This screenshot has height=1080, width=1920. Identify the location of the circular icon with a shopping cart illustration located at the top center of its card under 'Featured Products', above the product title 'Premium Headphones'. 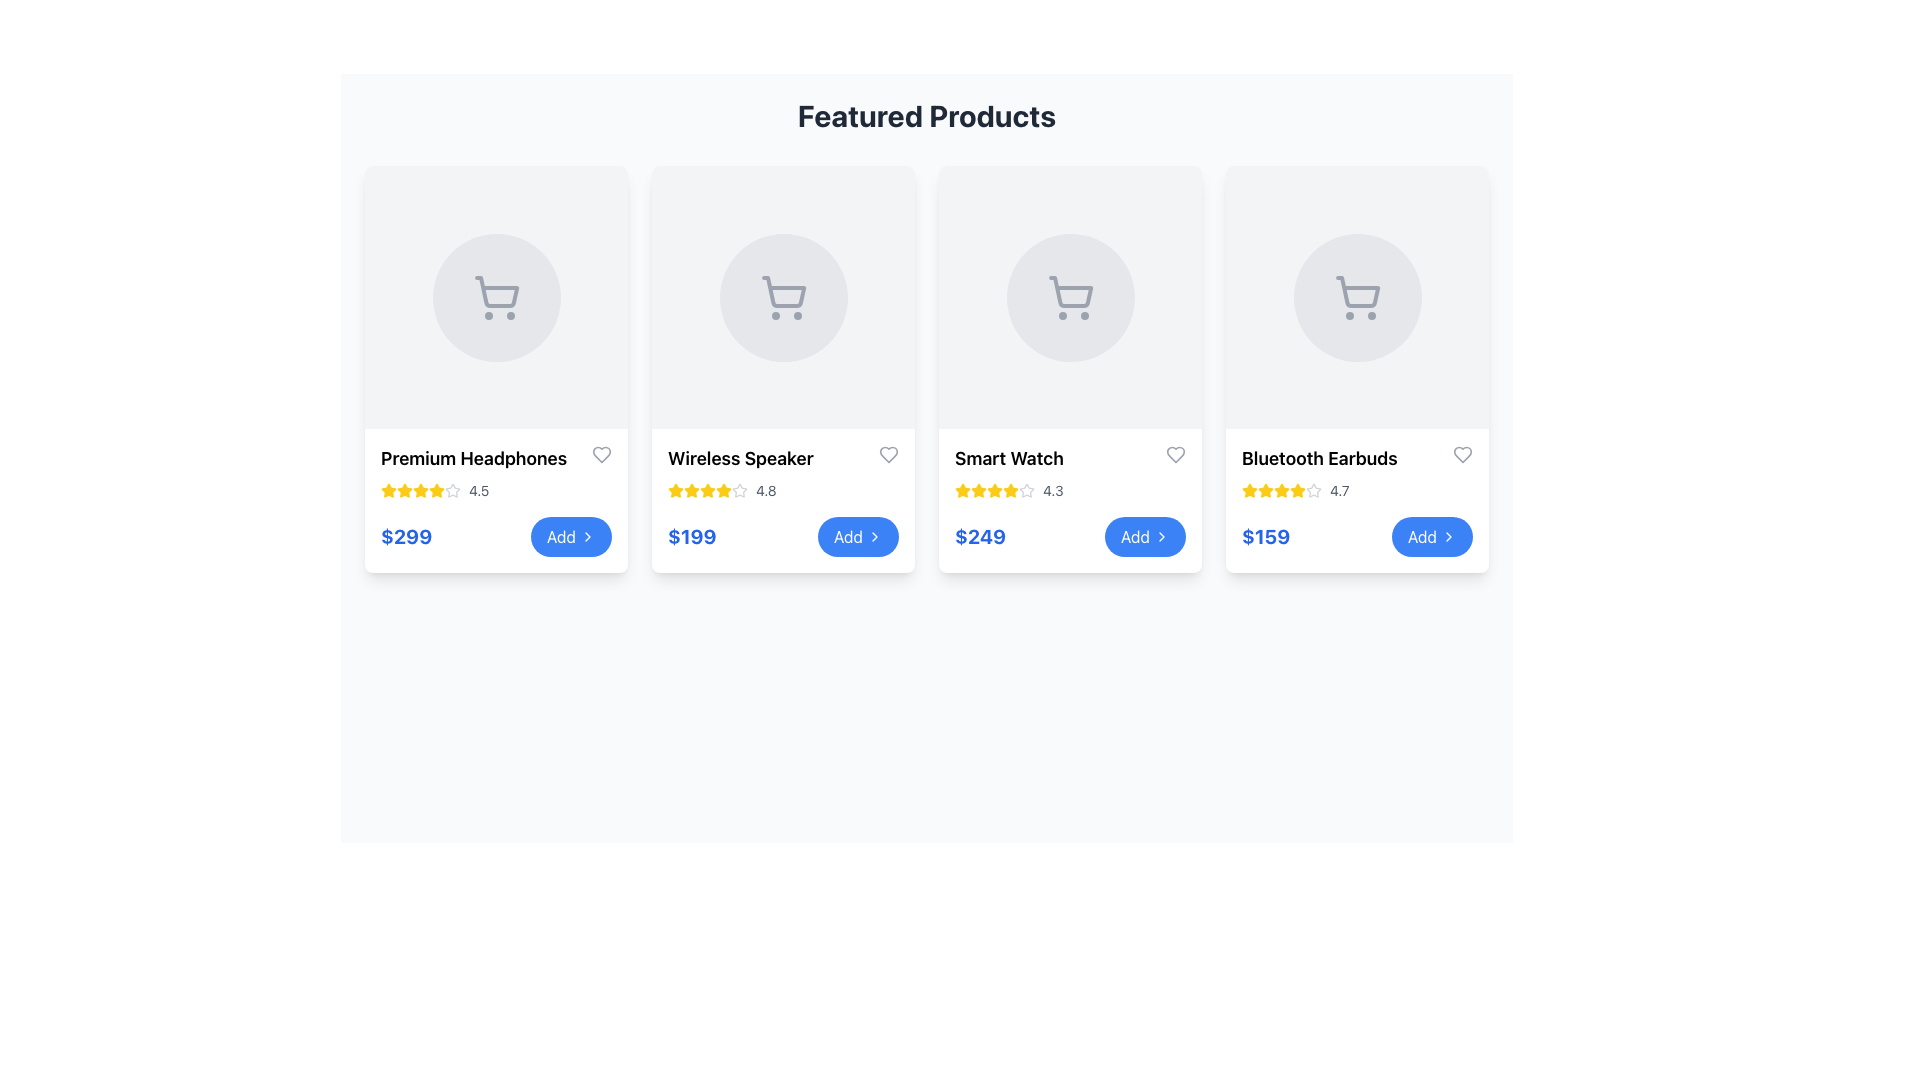
(496, 297).